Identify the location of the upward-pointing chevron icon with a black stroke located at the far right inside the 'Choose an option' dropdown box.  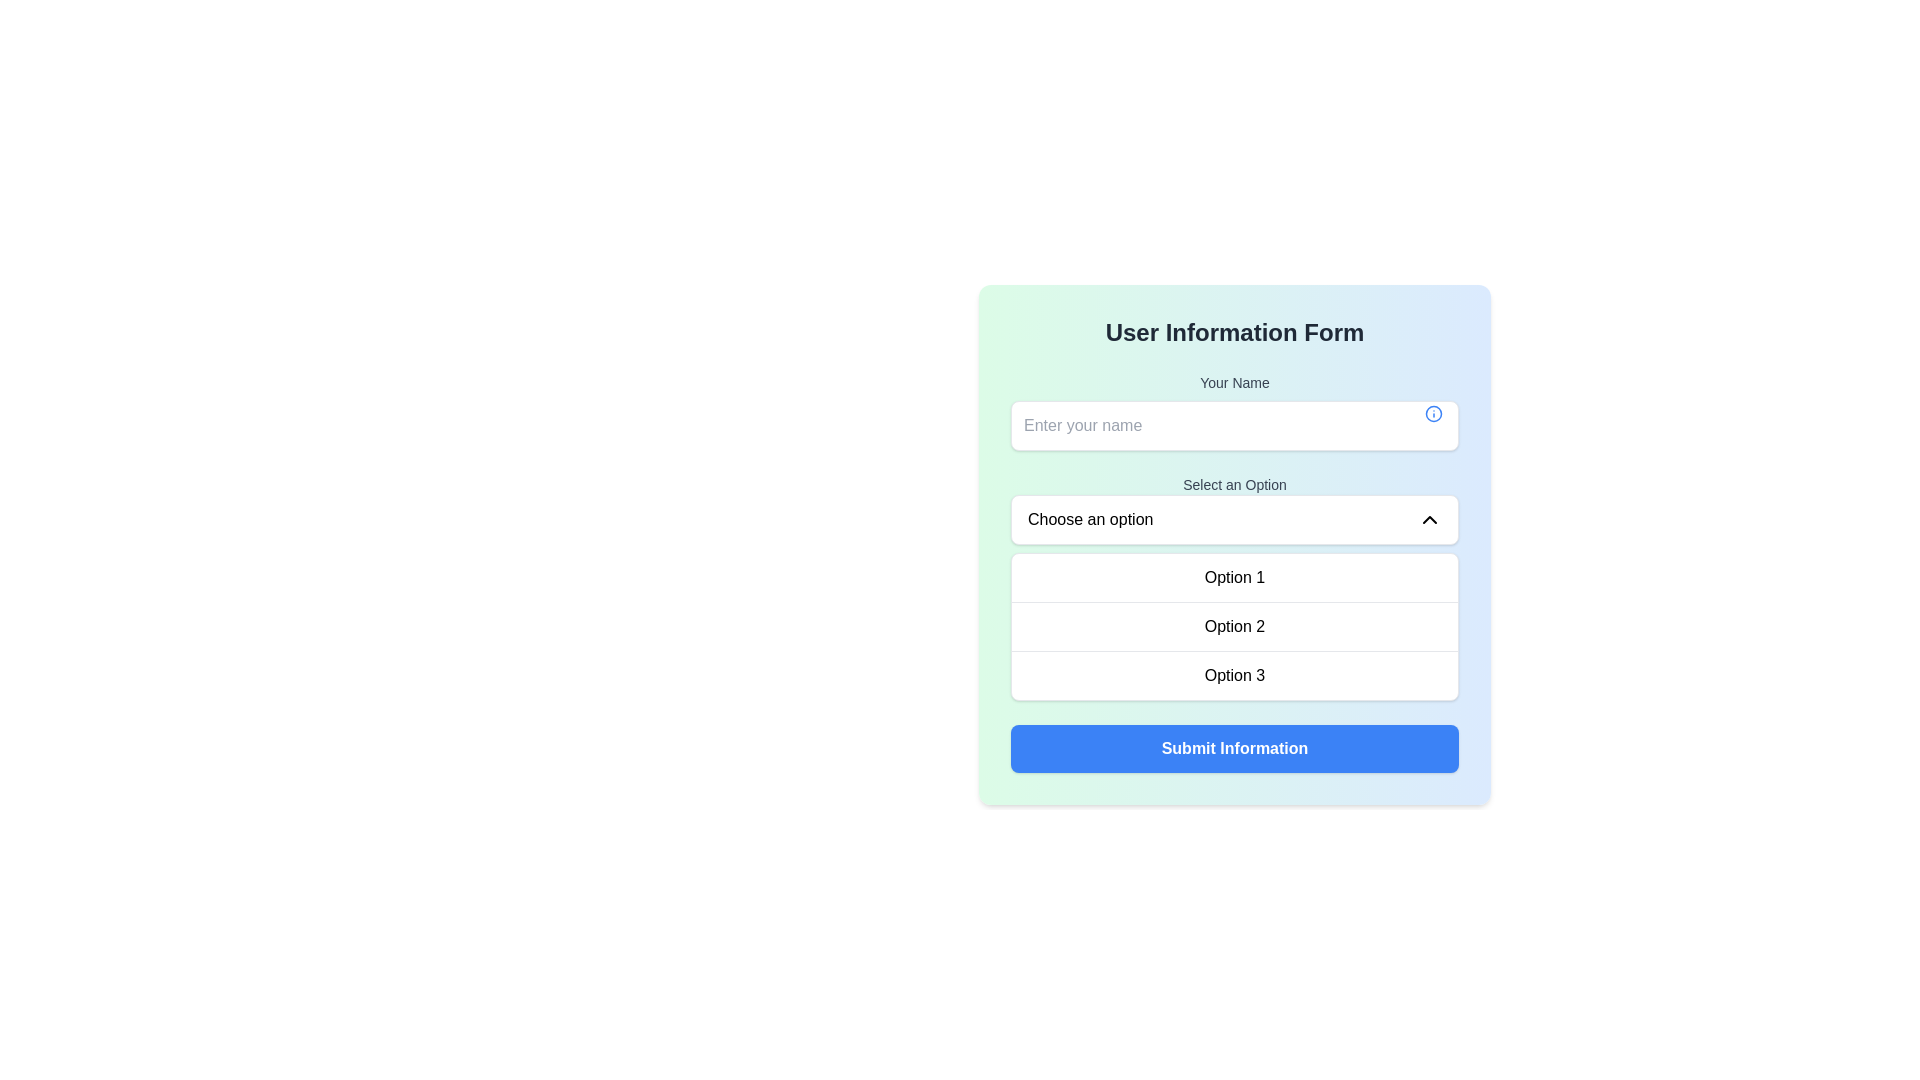
(1429, 519).